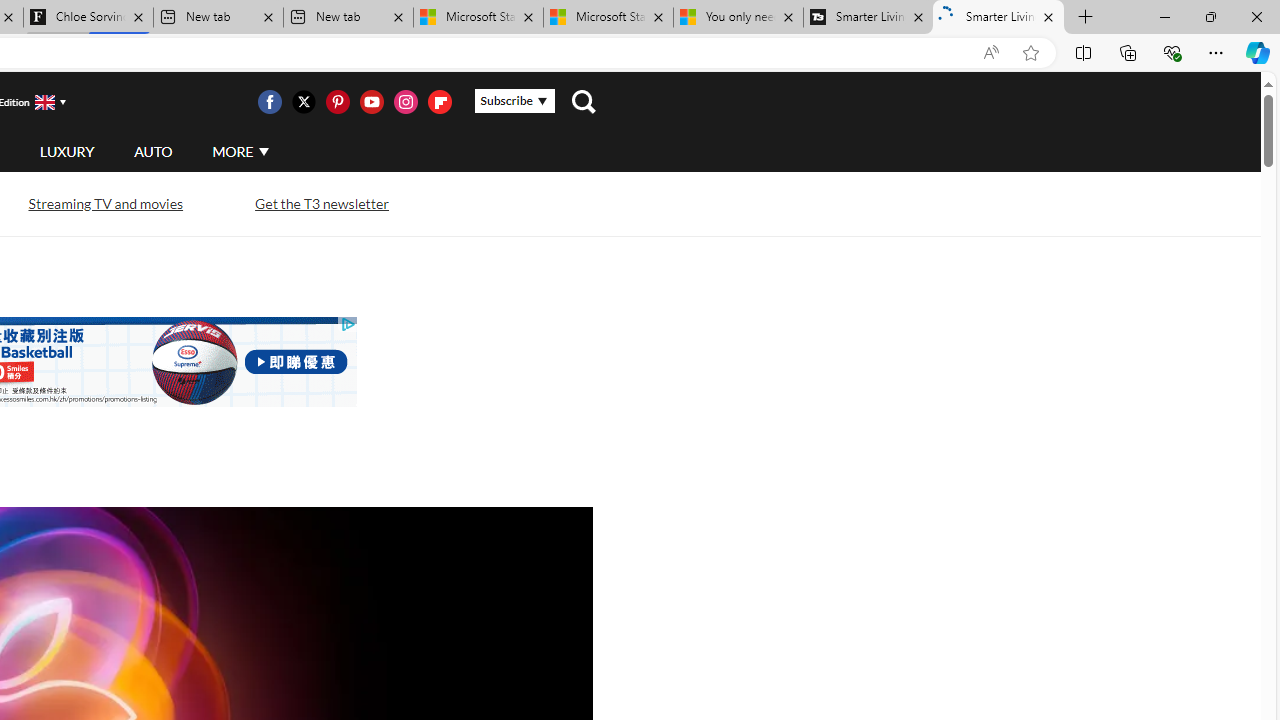 This screenshot has height=720, width=1280. I want to click on 'Visit us on Flipboard', so click(438, 101).